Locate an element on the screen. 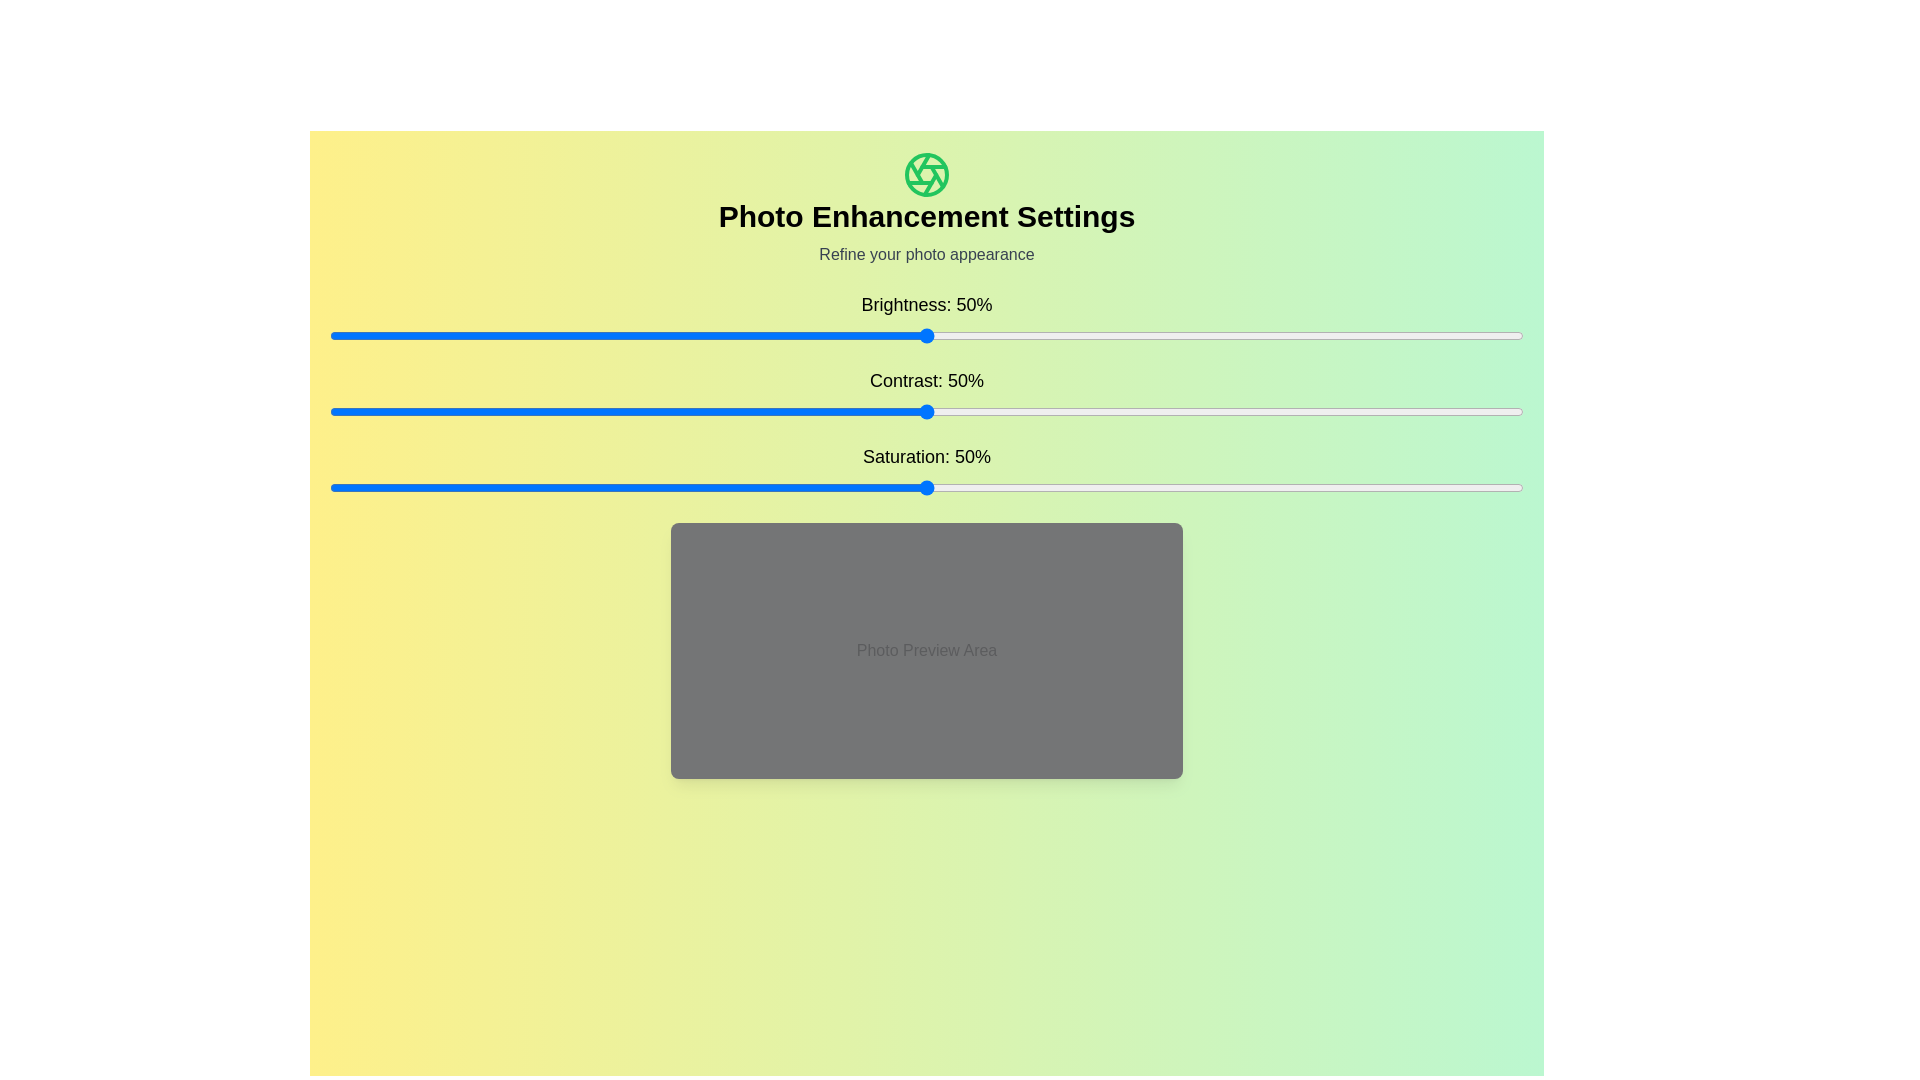 This screenshot has width=1920, height=1080. the brightness slider to set the brightness to 5% is located at coordinates (389, 334).